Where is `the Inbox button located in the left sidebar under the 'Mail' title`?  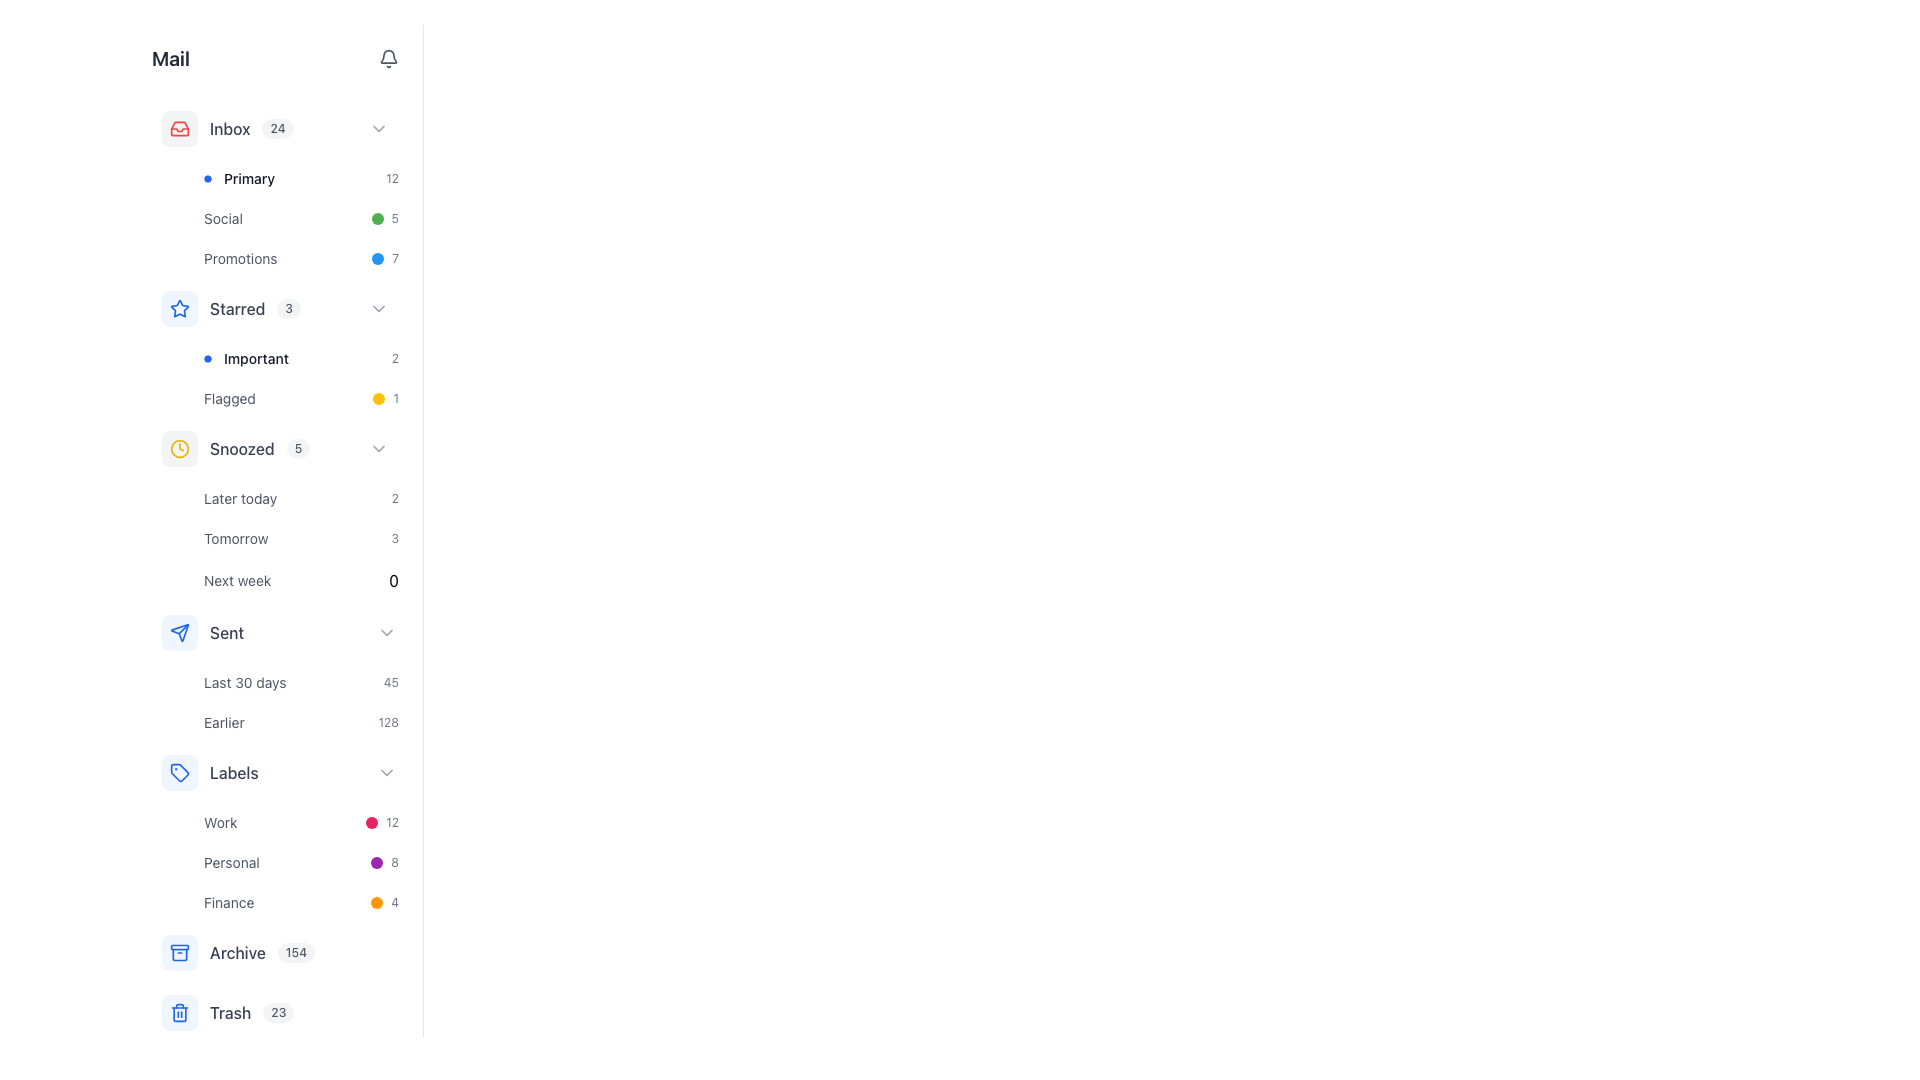
the Inbox button located in the left sidebar under the 'Mail' title is located at coordinates (180, 128).